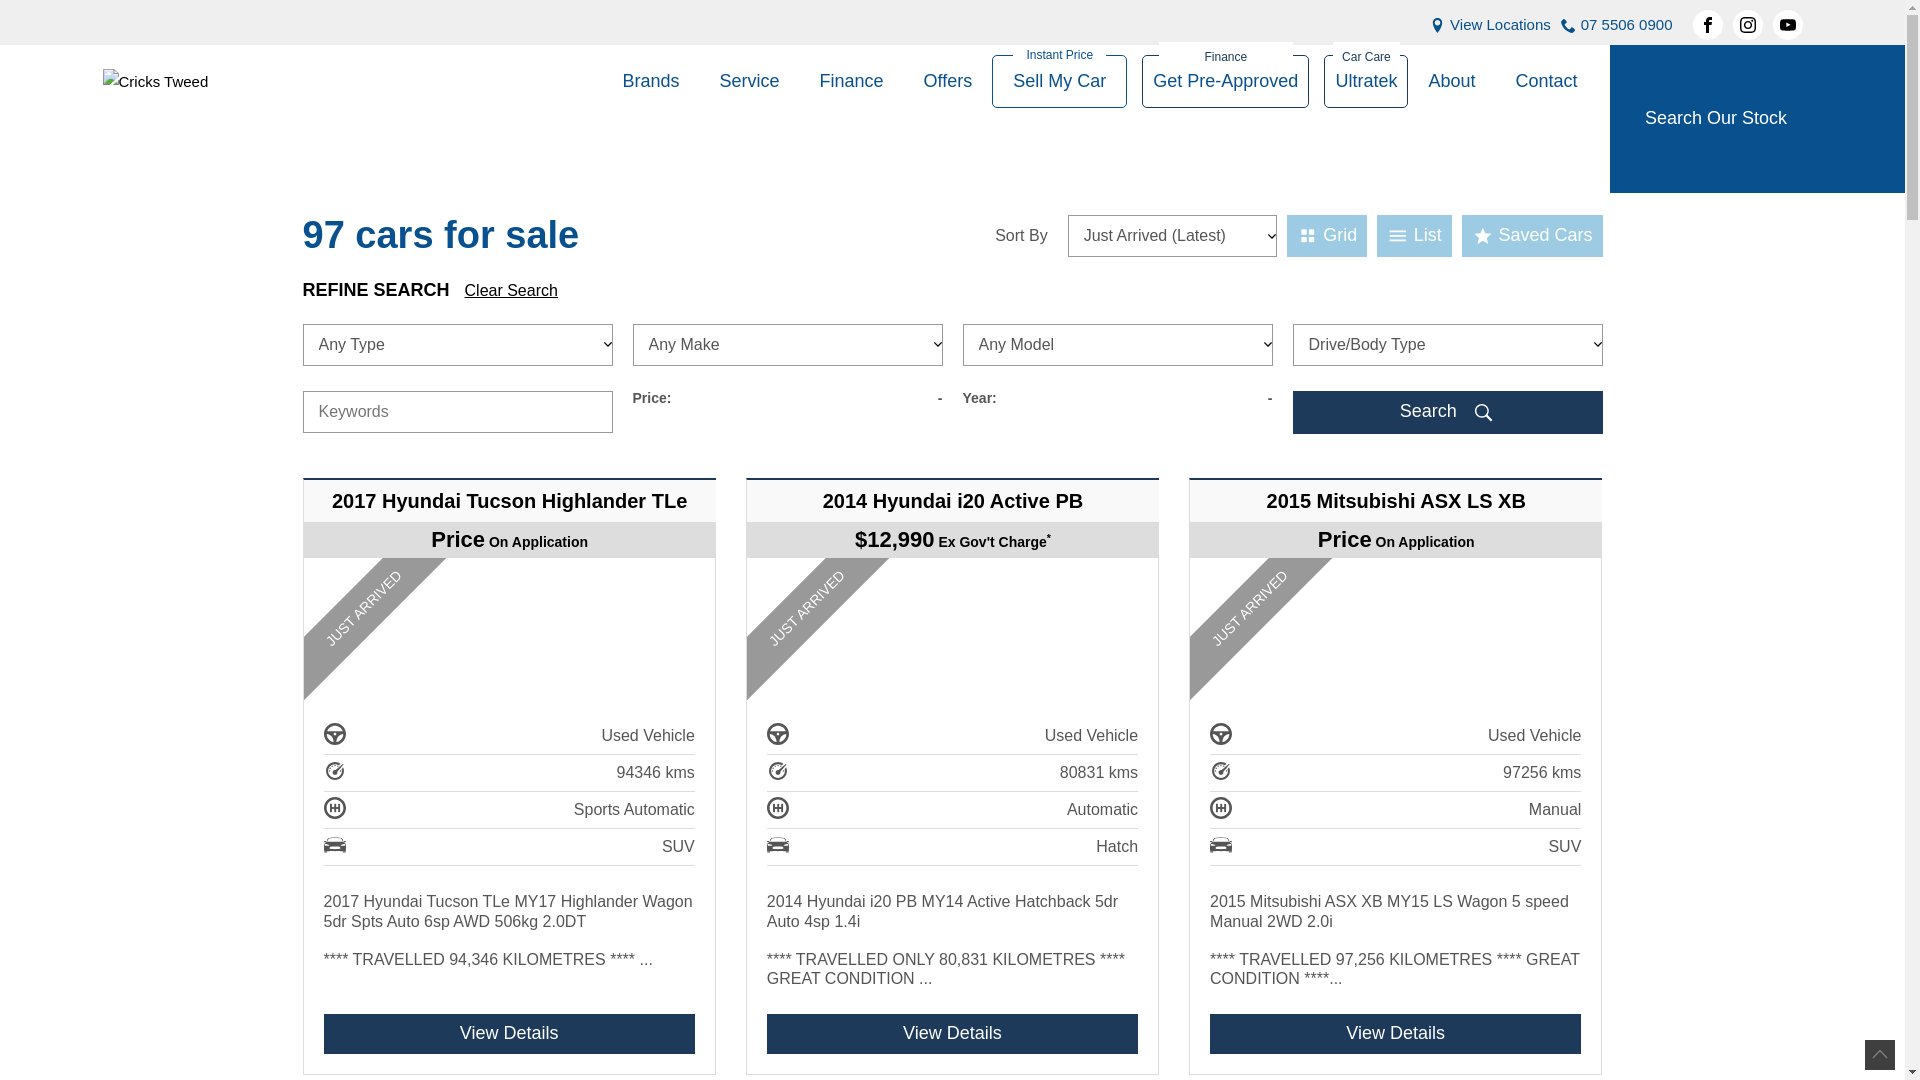 The image size is (1920, 1080). What do you see at coordinates (1756, 119) in the screenshot?
I see `'Search Our Stock'` at bounding box center [1756, 119].